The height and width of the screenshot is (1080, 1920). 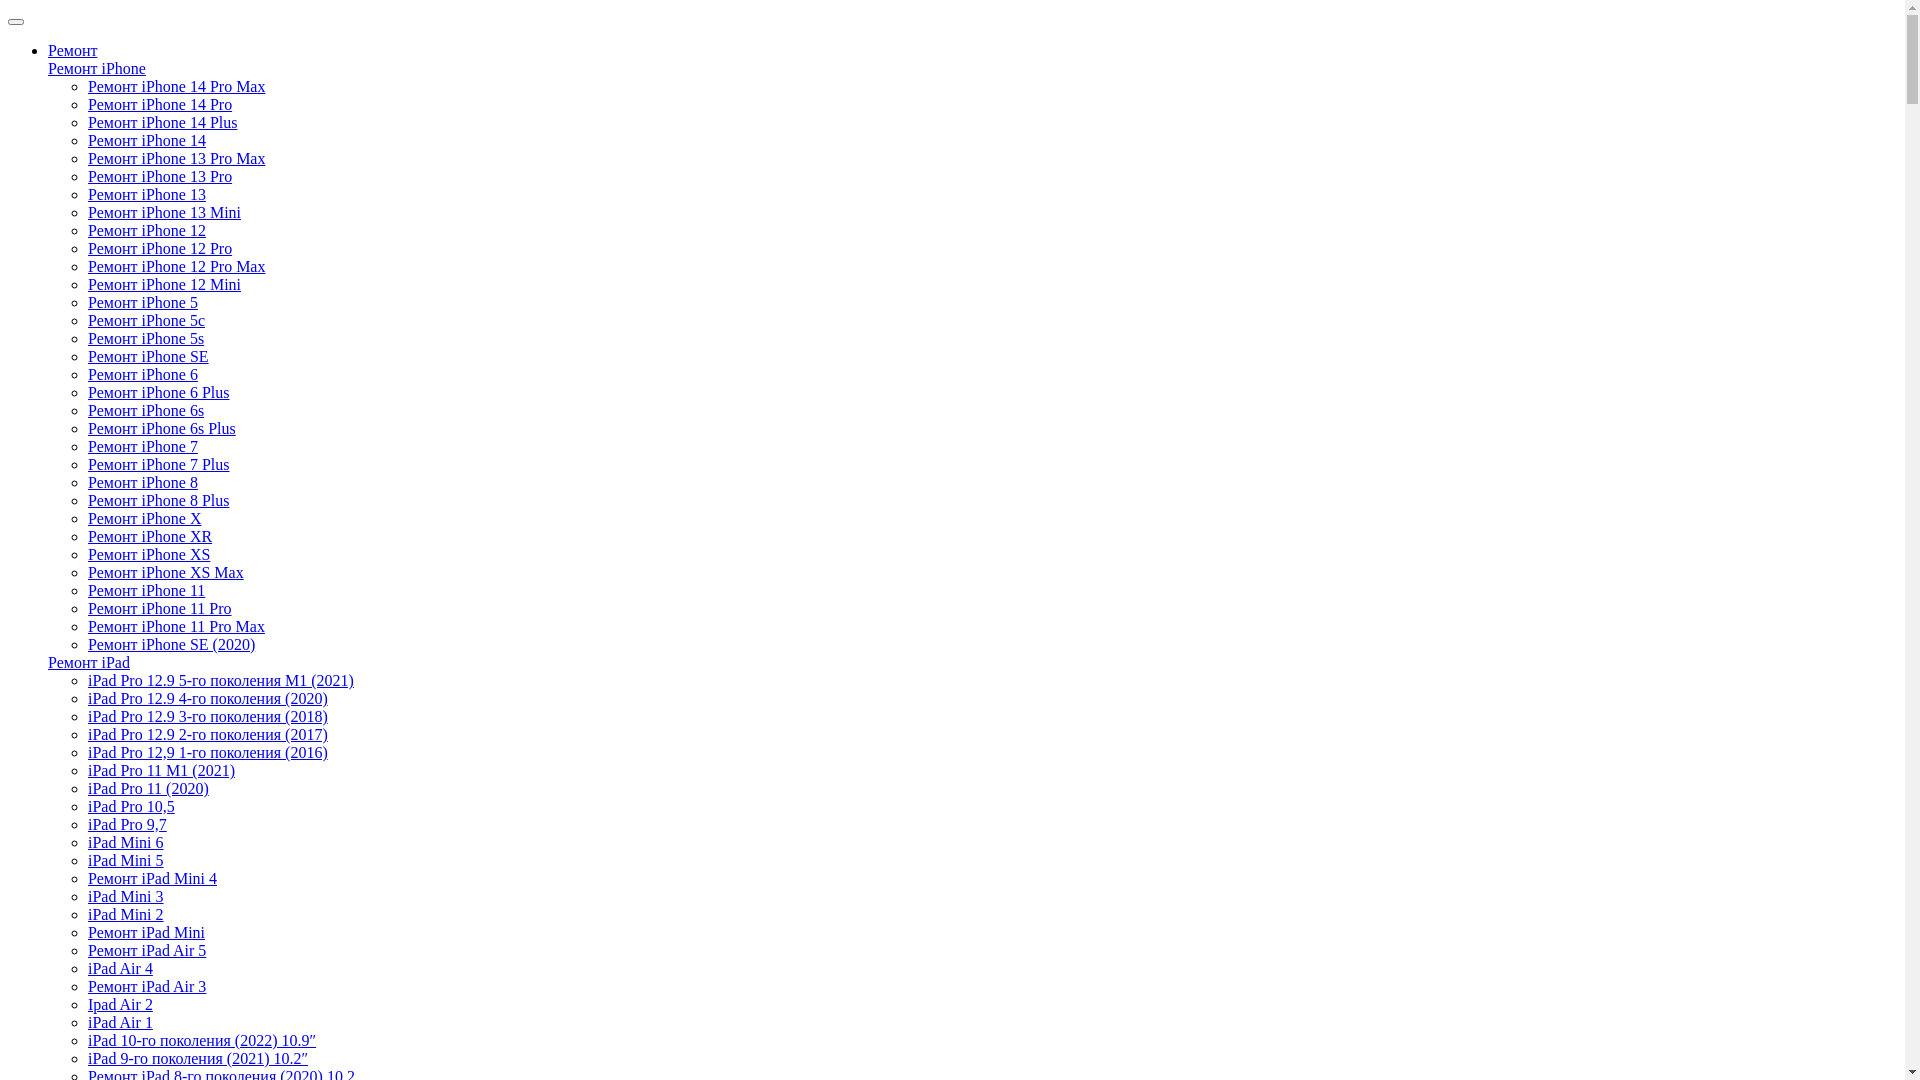 I want to click on 'iPad Pro 10,5', so click(x=130, y=805).